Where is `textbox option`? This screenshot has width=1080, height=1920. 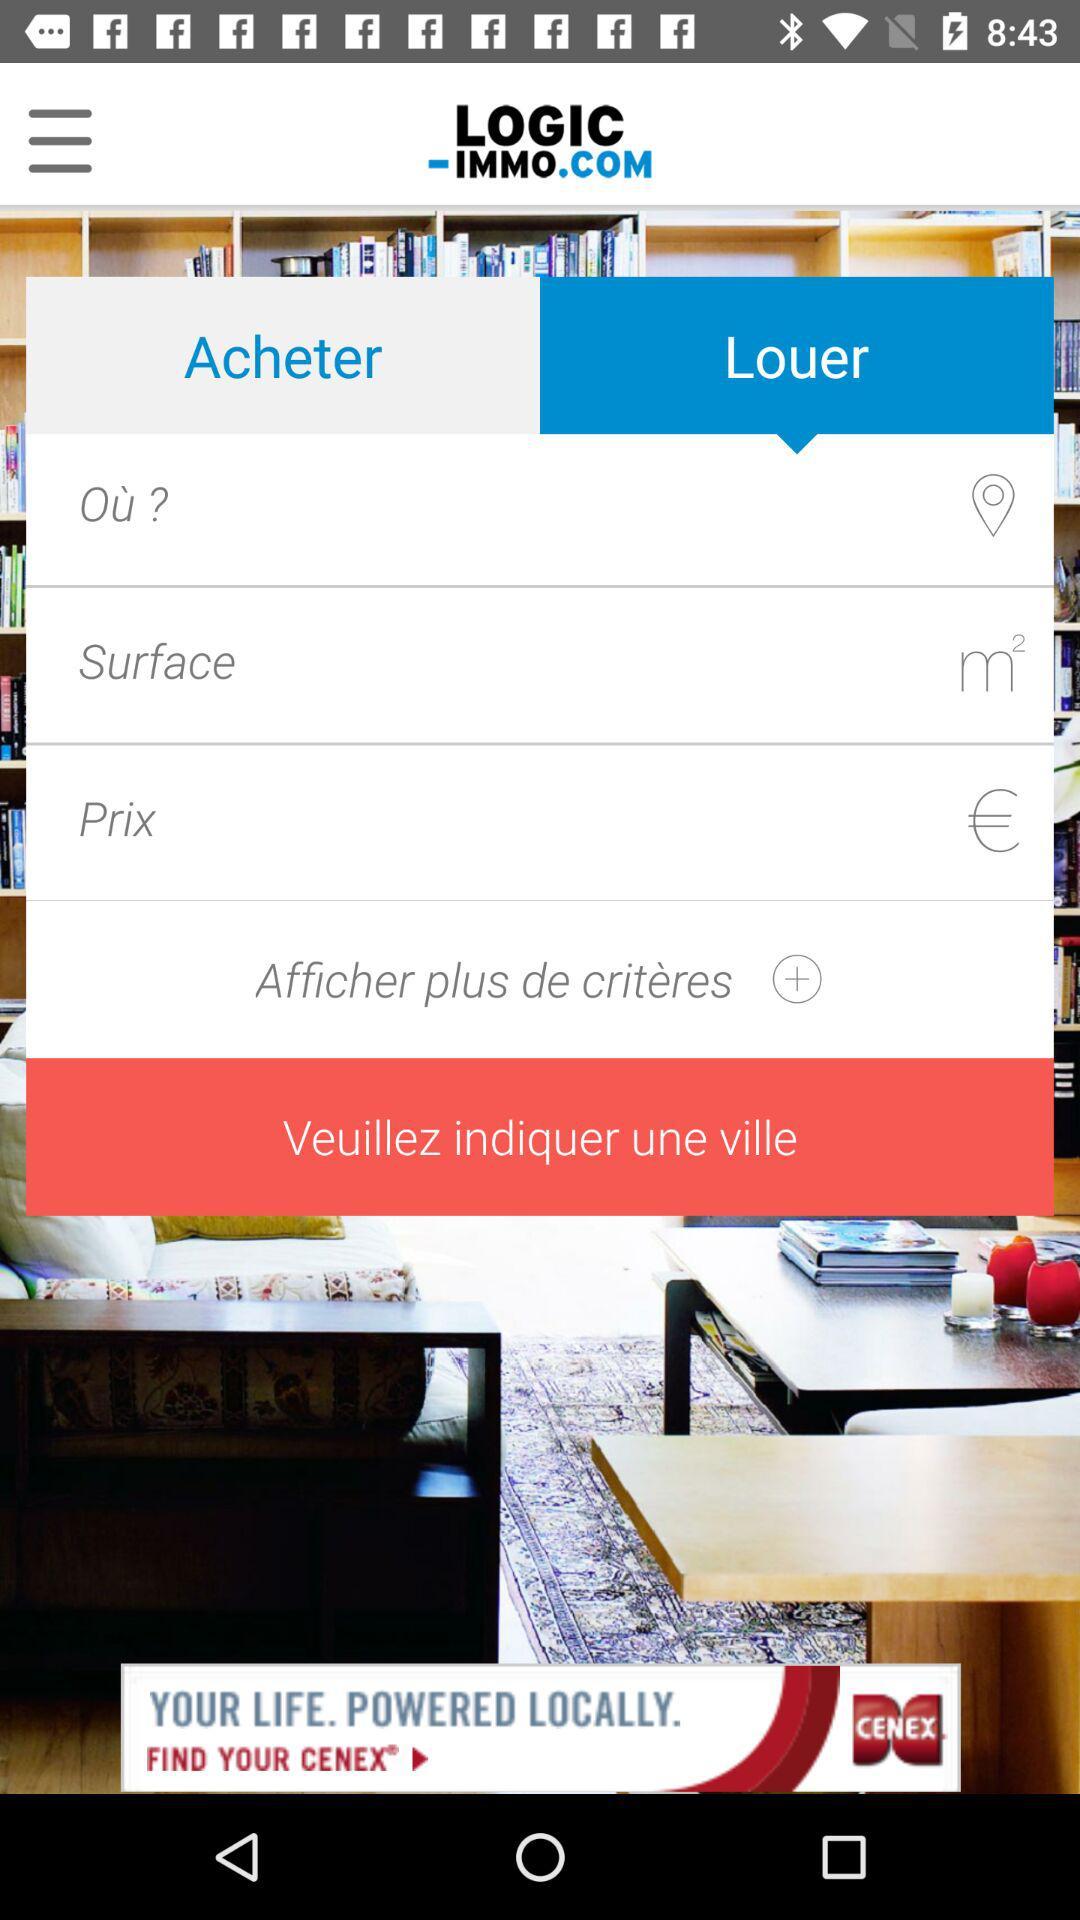 textbox option is located at coordinates (615, 660).